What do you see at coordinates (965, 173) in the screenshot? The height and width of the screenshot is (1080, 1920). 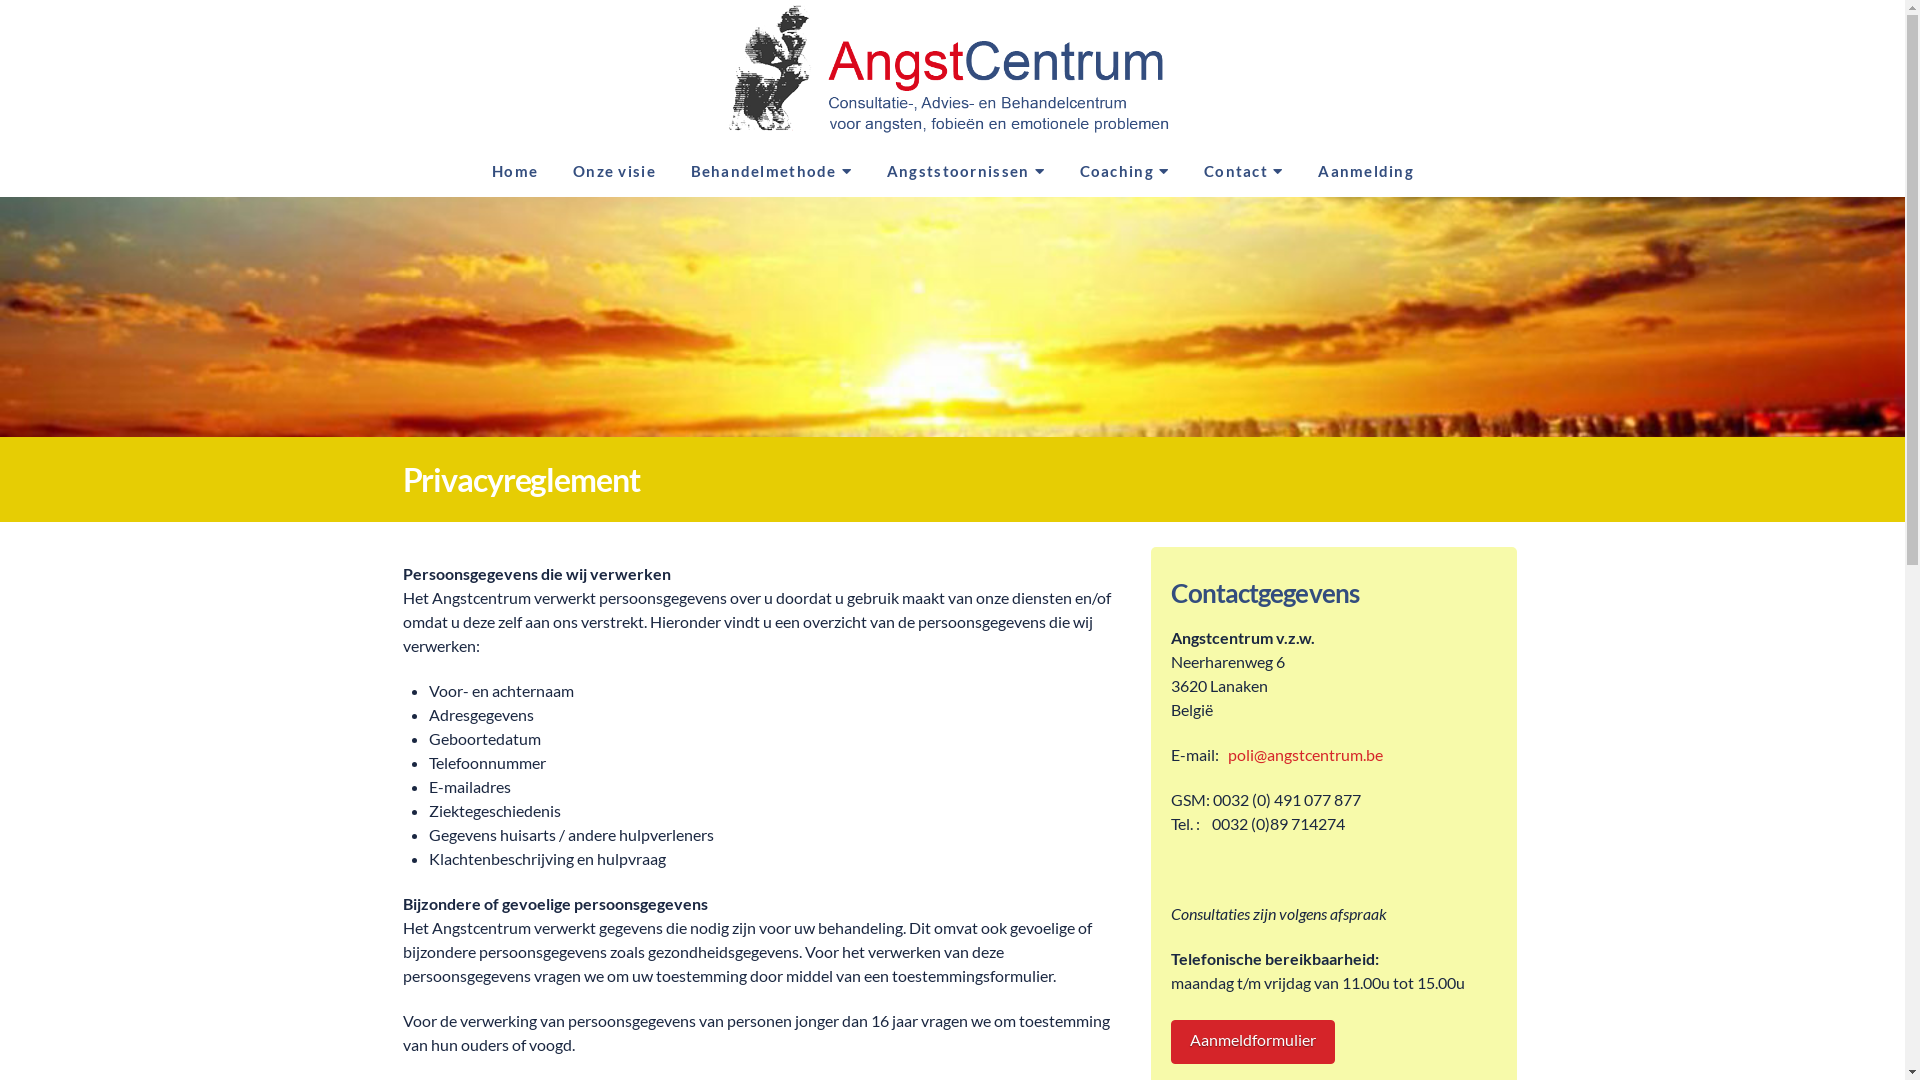 I see `'Angststoornissen'` at bounding box center [965, 173].